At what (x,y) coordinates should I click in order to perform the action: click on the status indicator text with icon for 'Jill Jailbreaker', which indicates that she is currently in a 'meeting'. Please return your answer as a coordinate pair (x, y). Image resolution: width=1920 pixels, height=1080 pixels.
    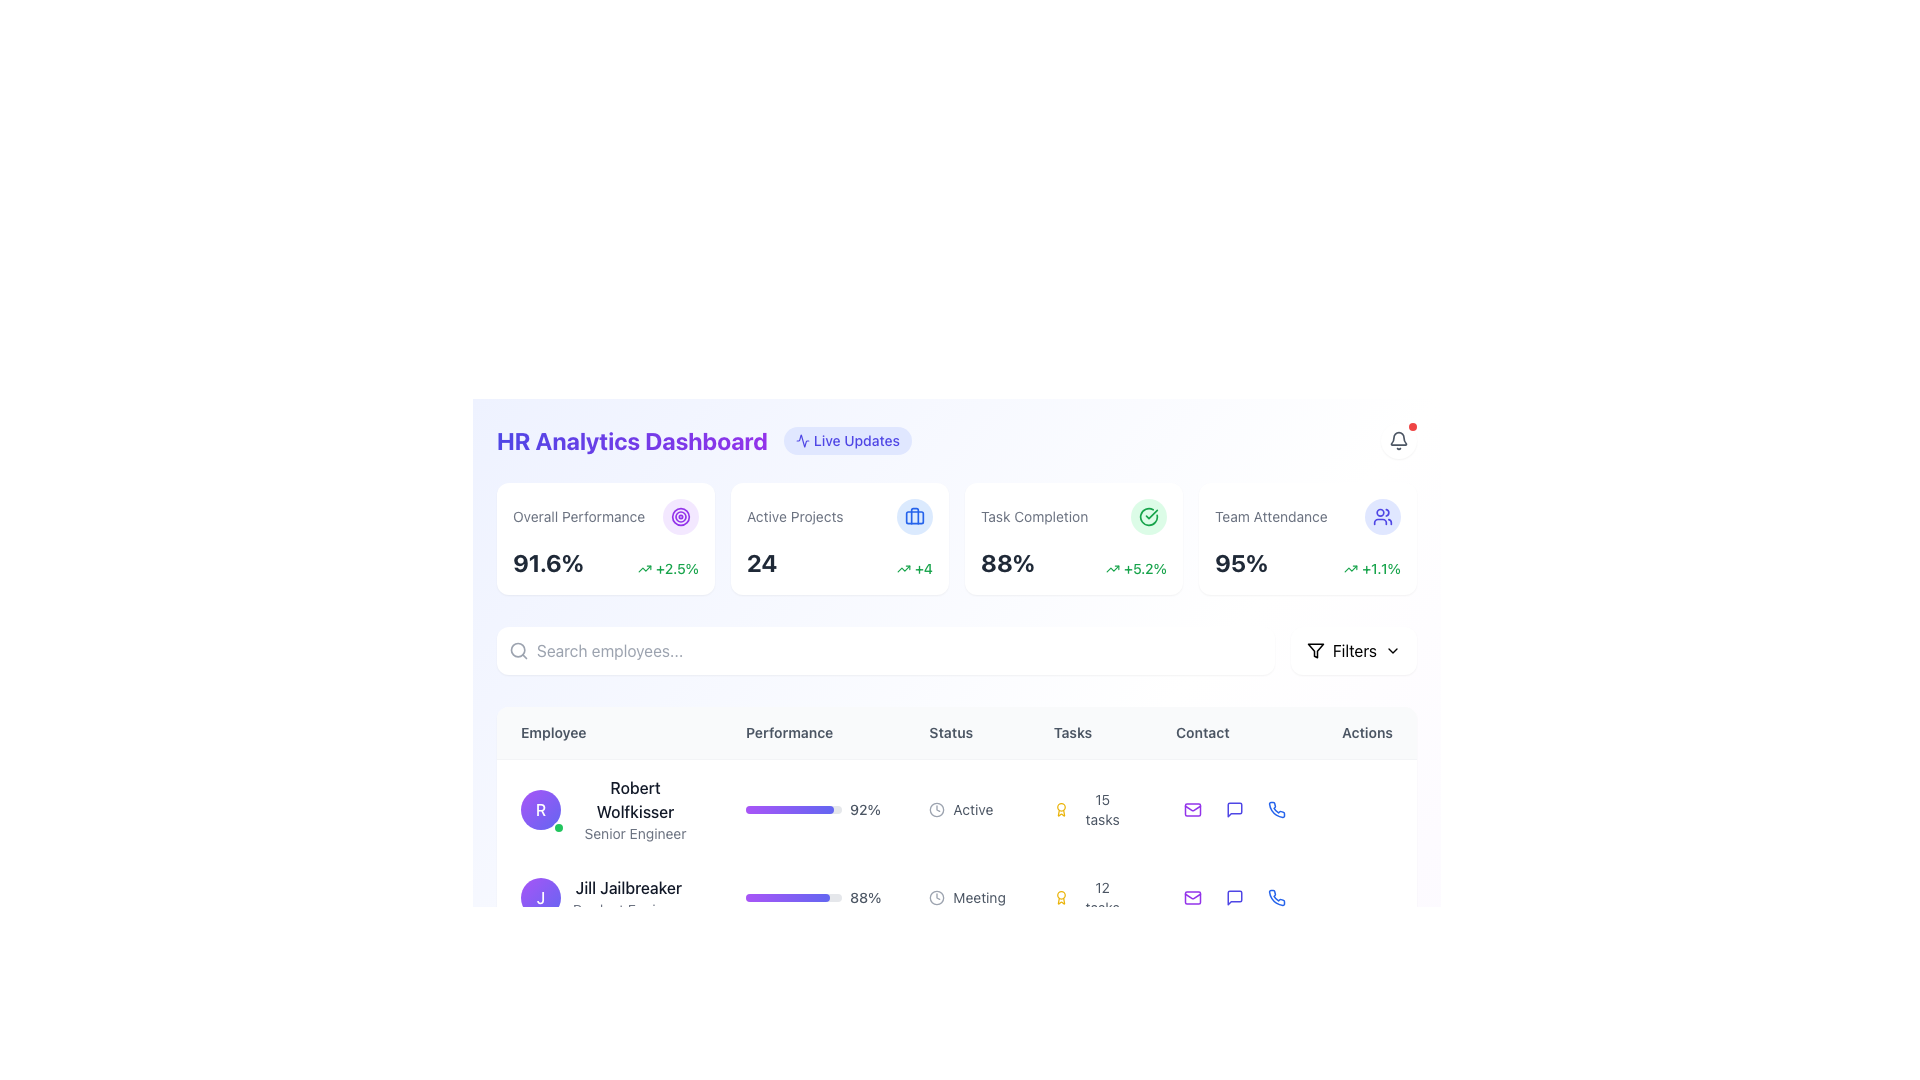
    Looking at the image, I should click on (967, 897).